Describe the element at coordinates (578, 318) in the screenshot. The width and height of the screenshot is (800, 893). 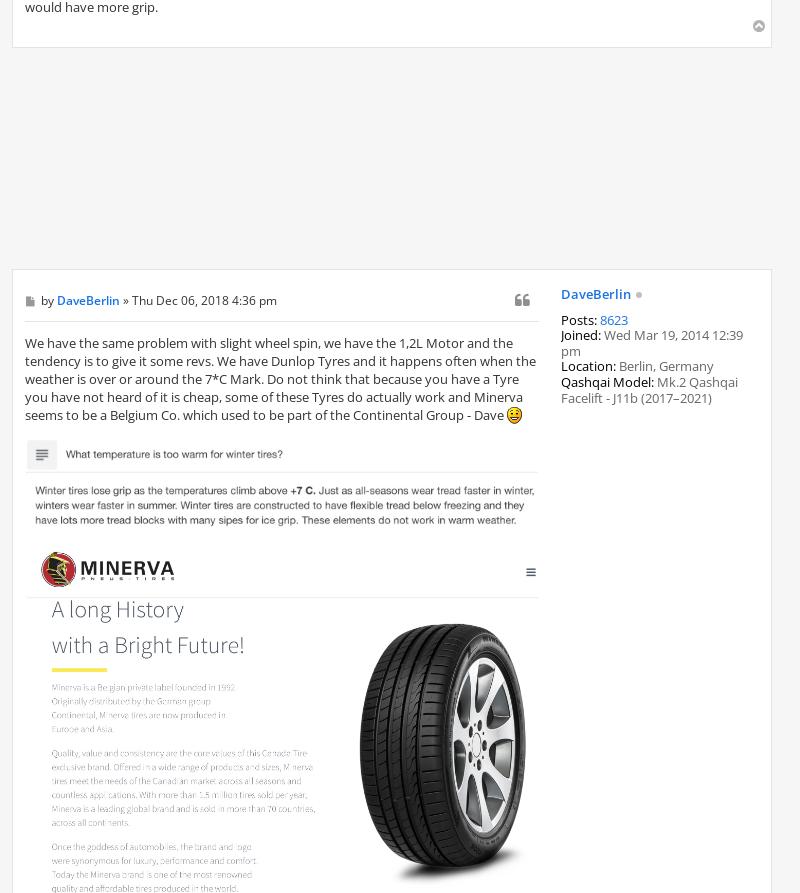
I see `'Posts:'` at that location.